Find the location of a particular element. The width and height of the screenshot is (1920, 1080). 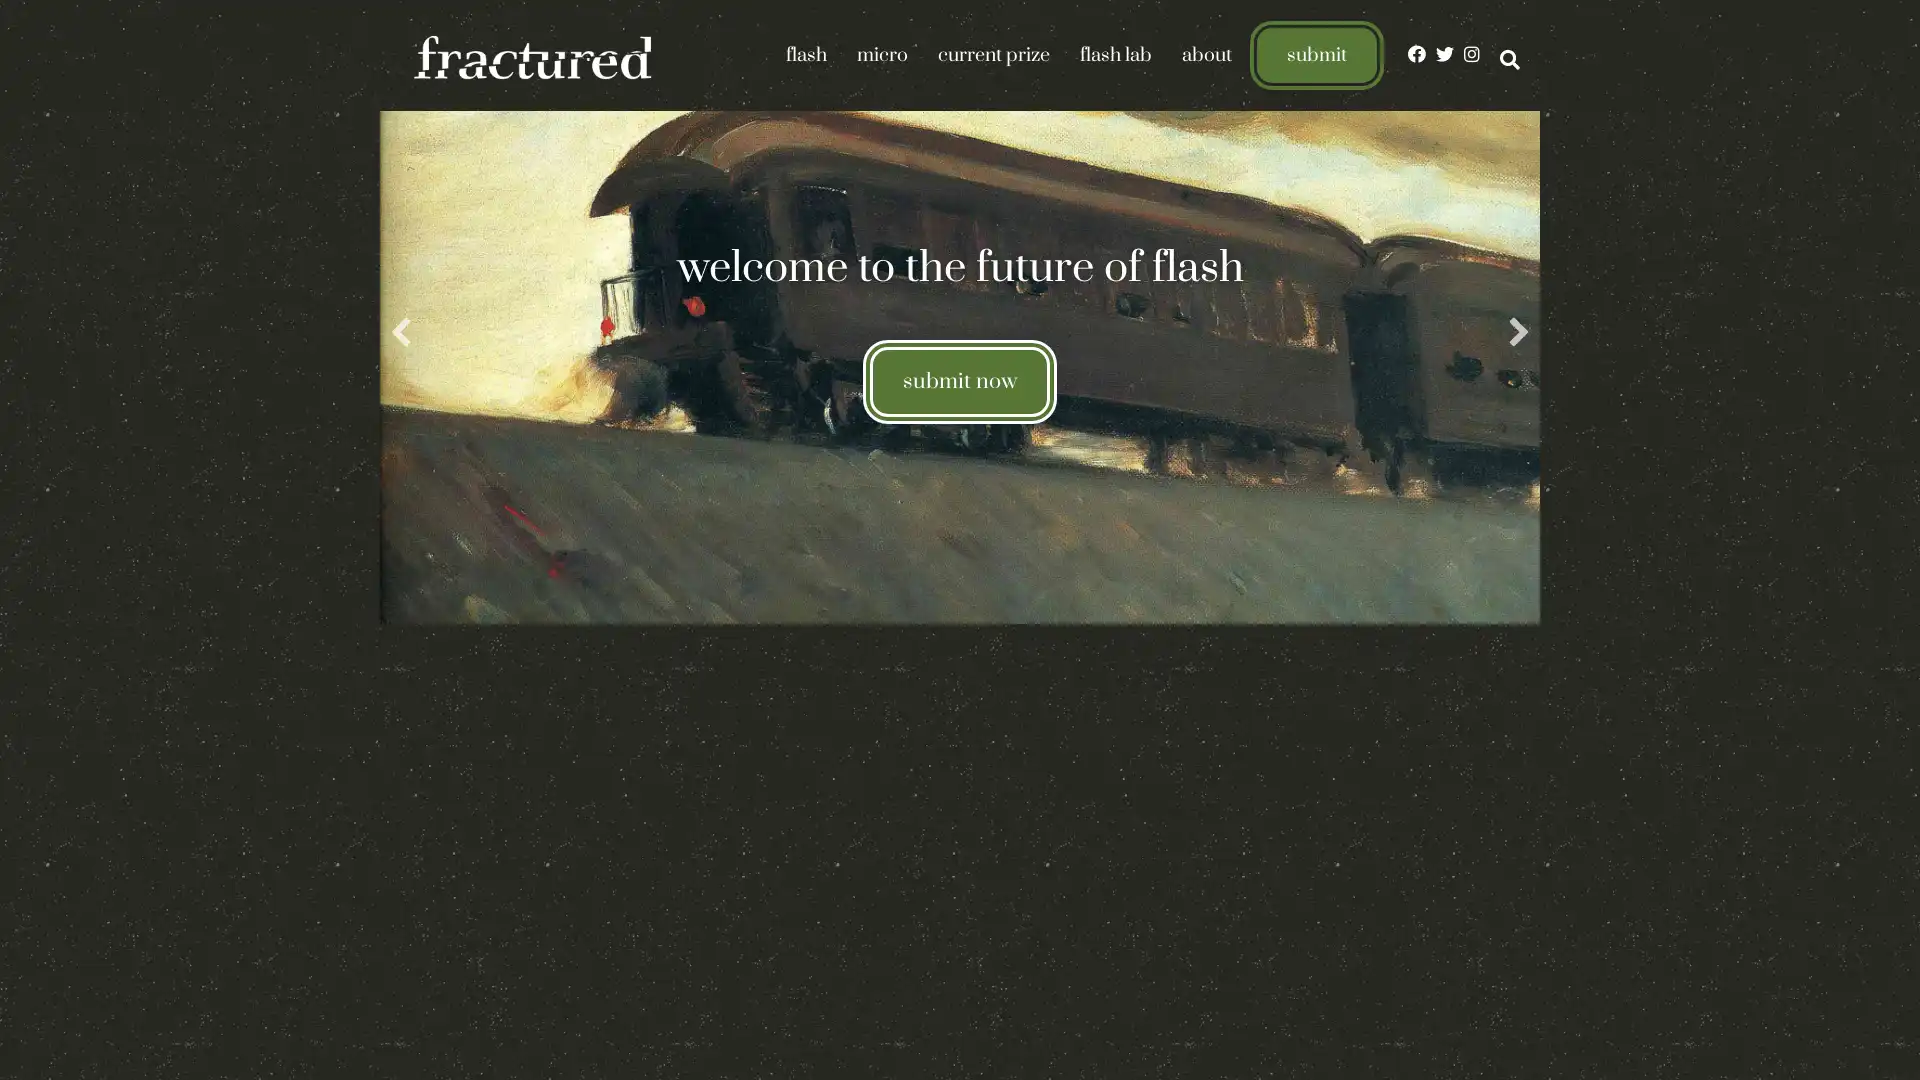

previous is located at coordinates (400, 330).